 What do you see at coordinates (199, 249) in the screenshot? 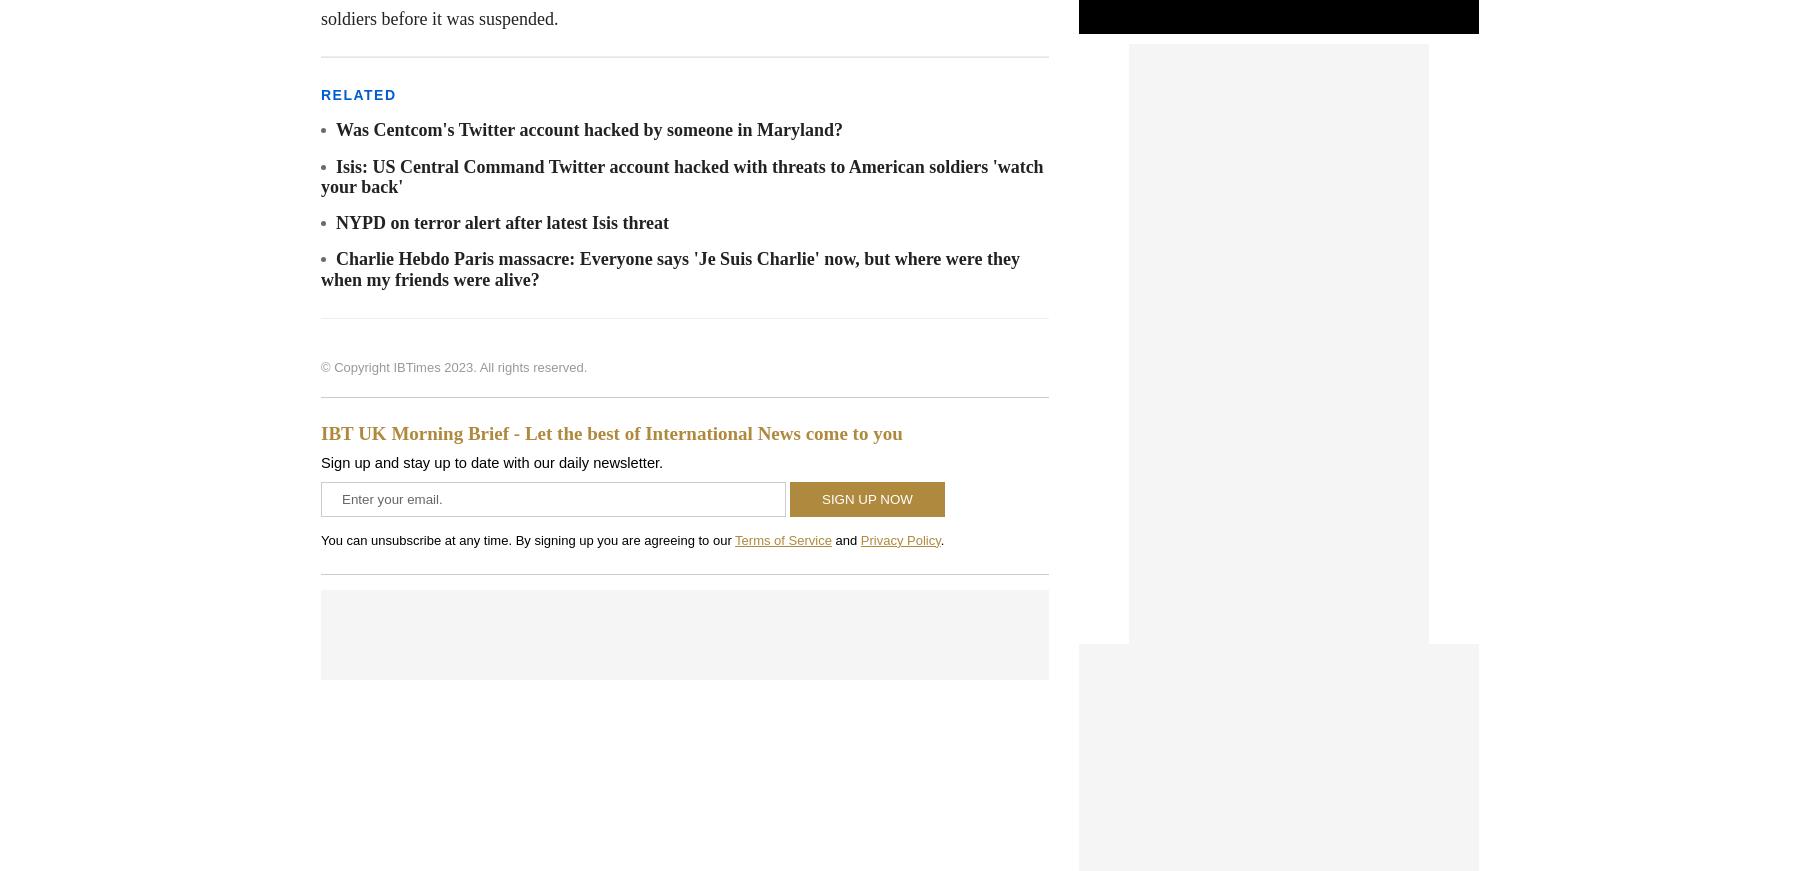
I see `'Follow Us'` at bounding box center [199, 249].